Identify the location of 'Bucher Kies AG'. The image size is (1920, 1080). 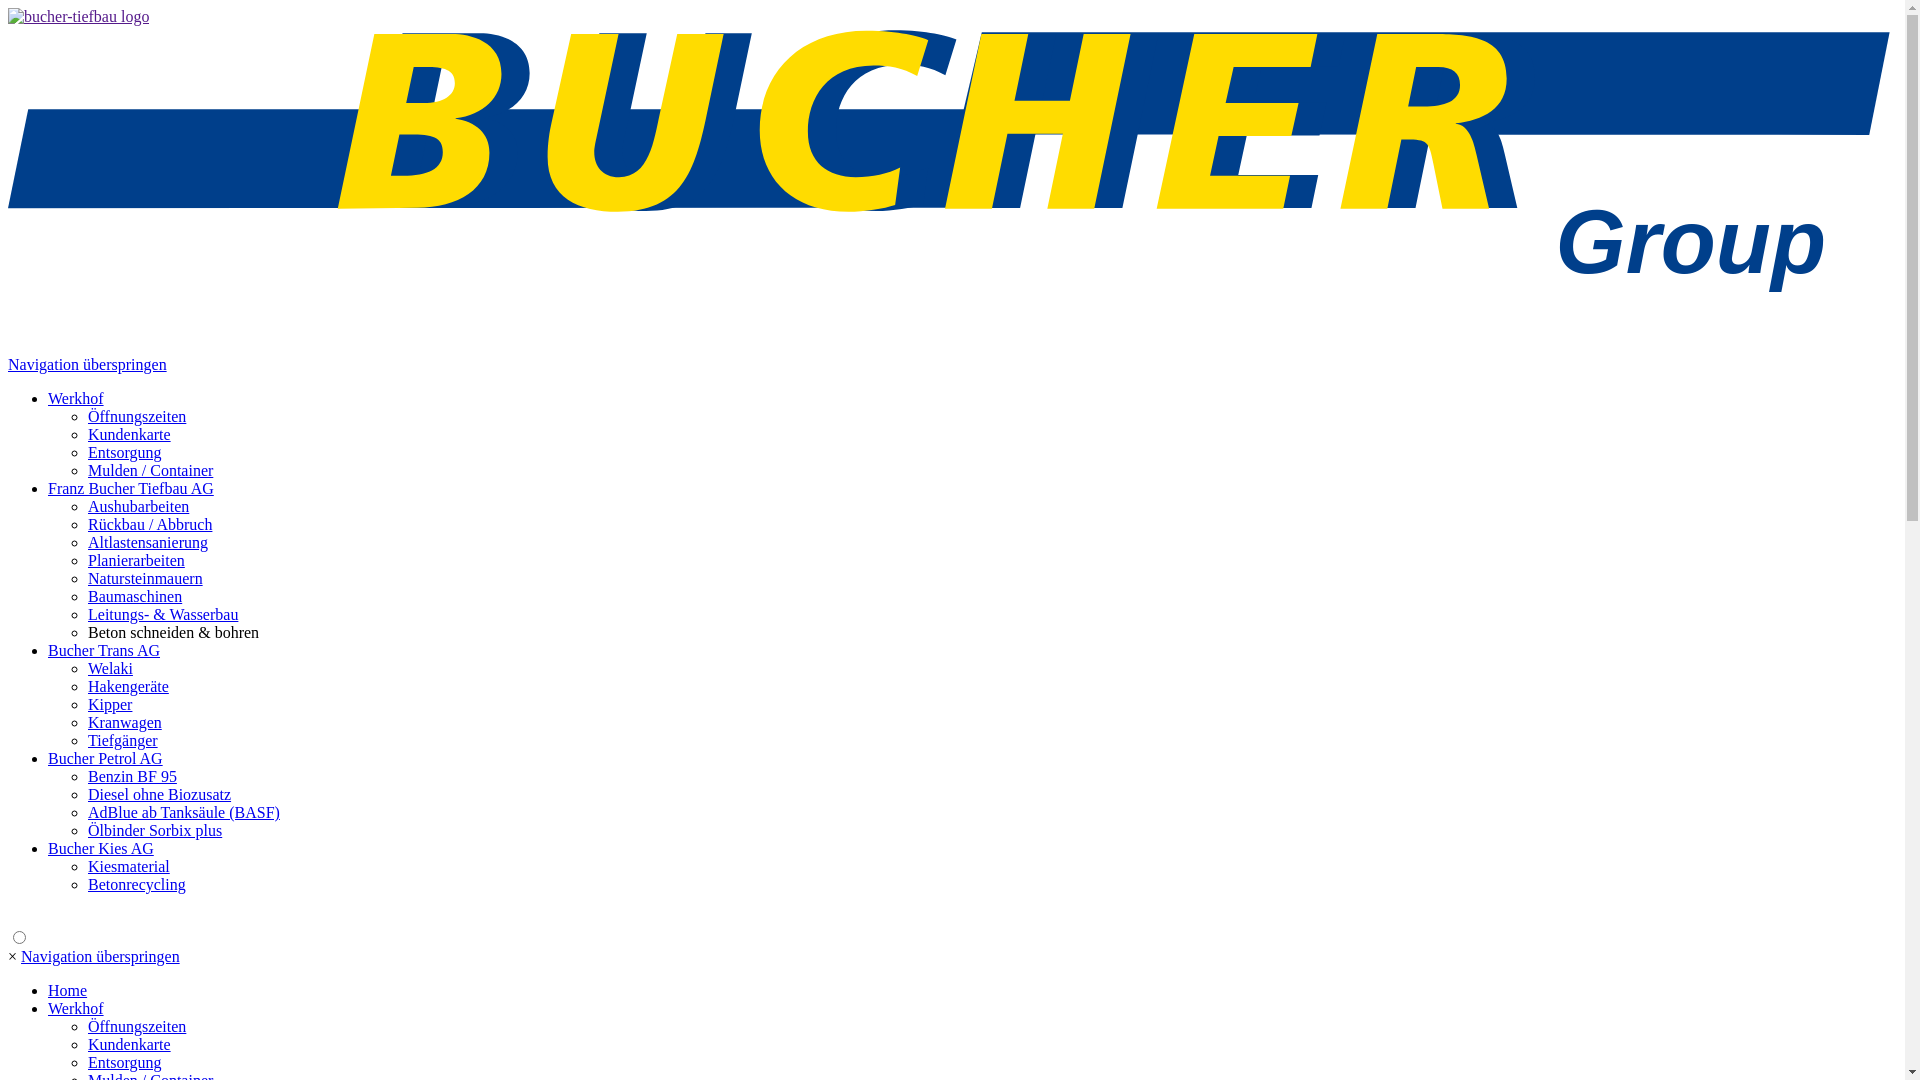
(99, 848).